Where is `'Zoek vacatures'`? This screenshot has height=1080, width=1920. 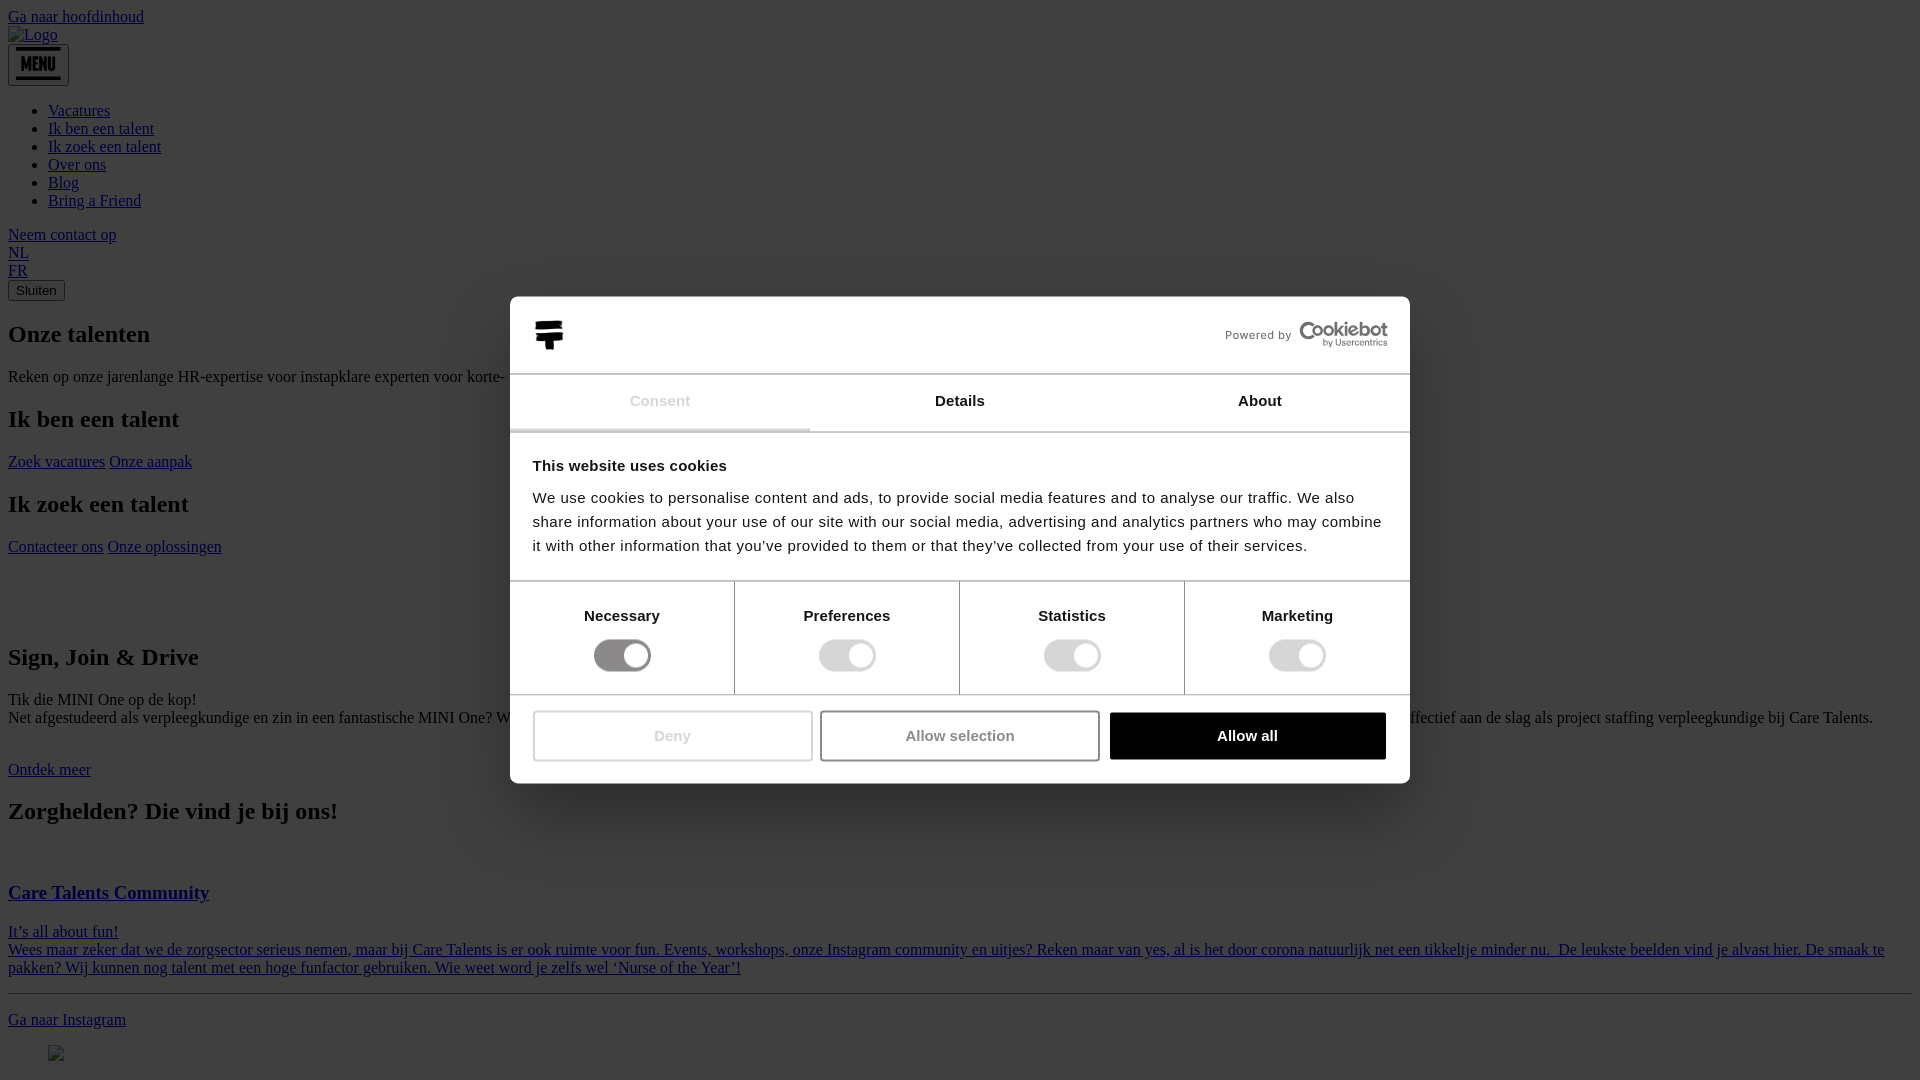
'Zoek vacatures' is located at coordinates (8, 461).